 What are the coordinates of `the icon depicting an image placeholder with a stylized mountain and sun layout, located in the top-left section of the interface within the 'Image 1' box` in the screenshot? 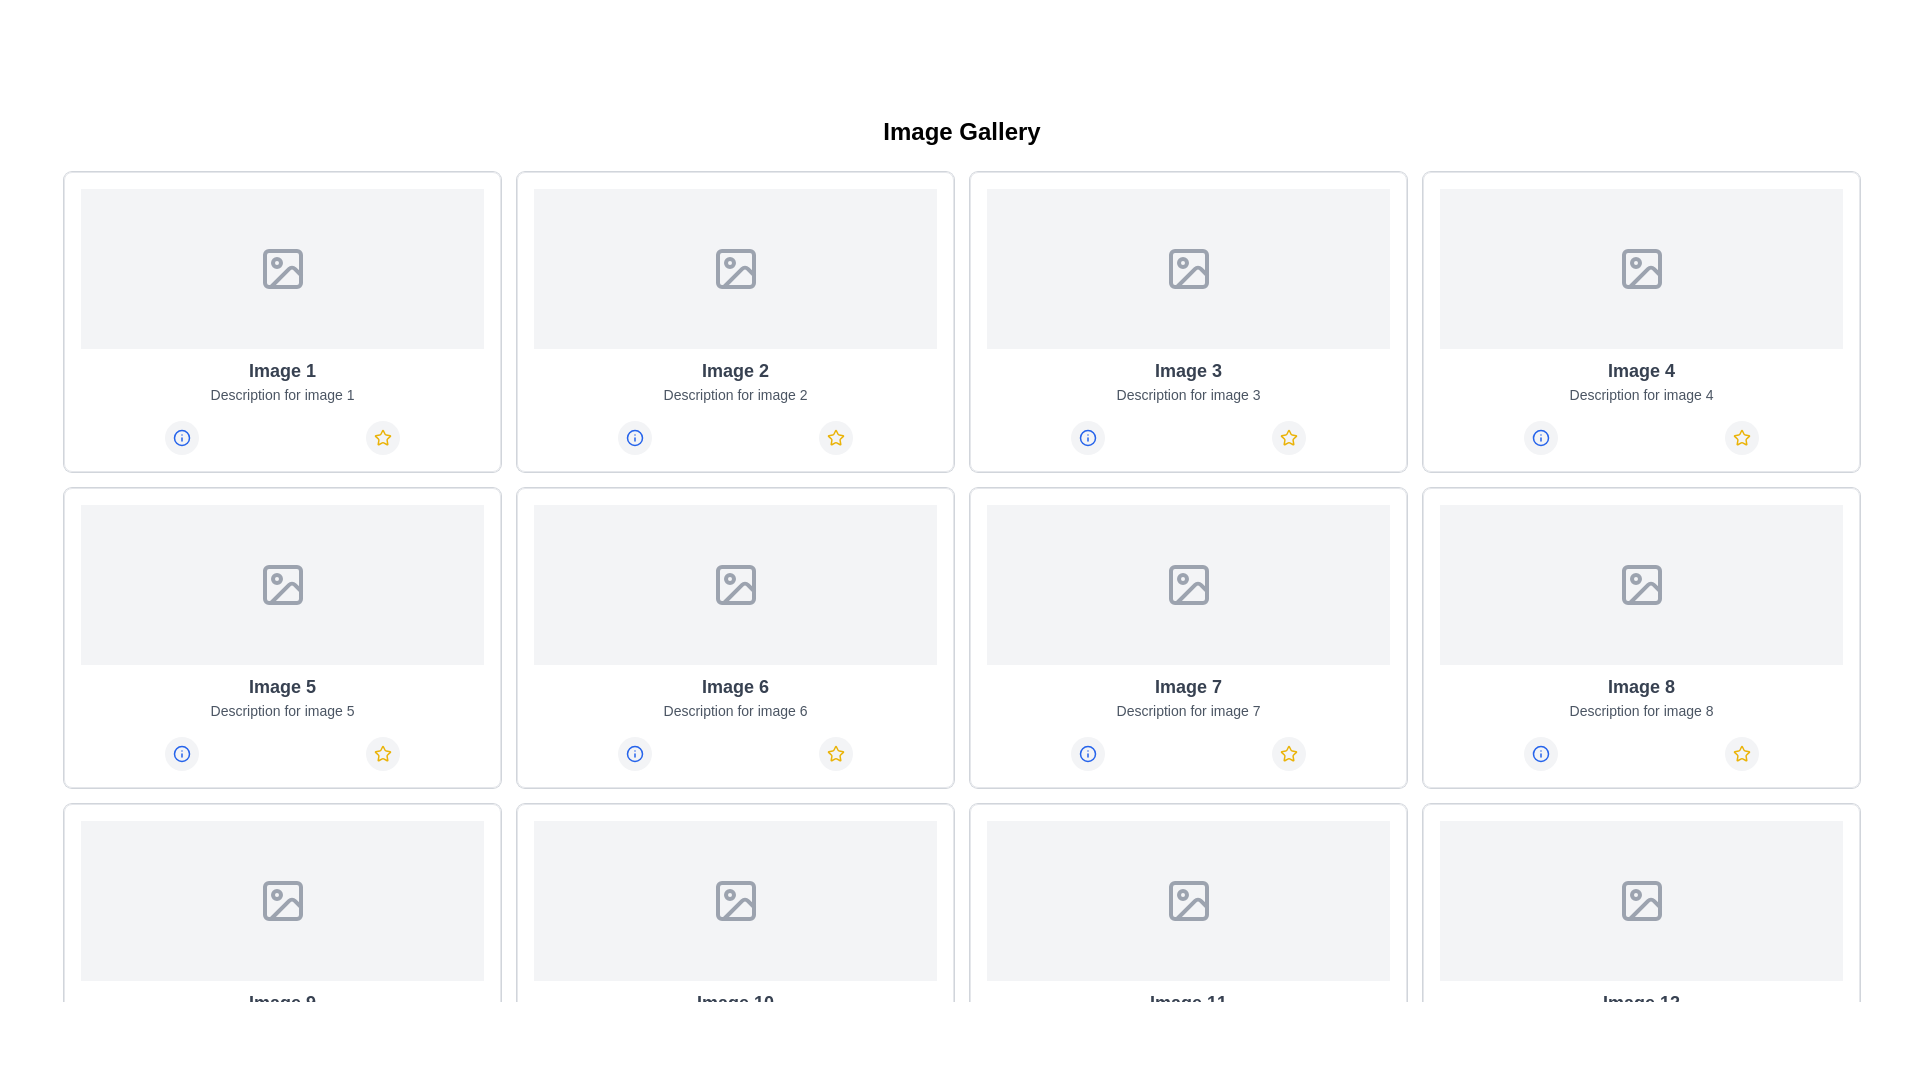 It's located at (281, 268).